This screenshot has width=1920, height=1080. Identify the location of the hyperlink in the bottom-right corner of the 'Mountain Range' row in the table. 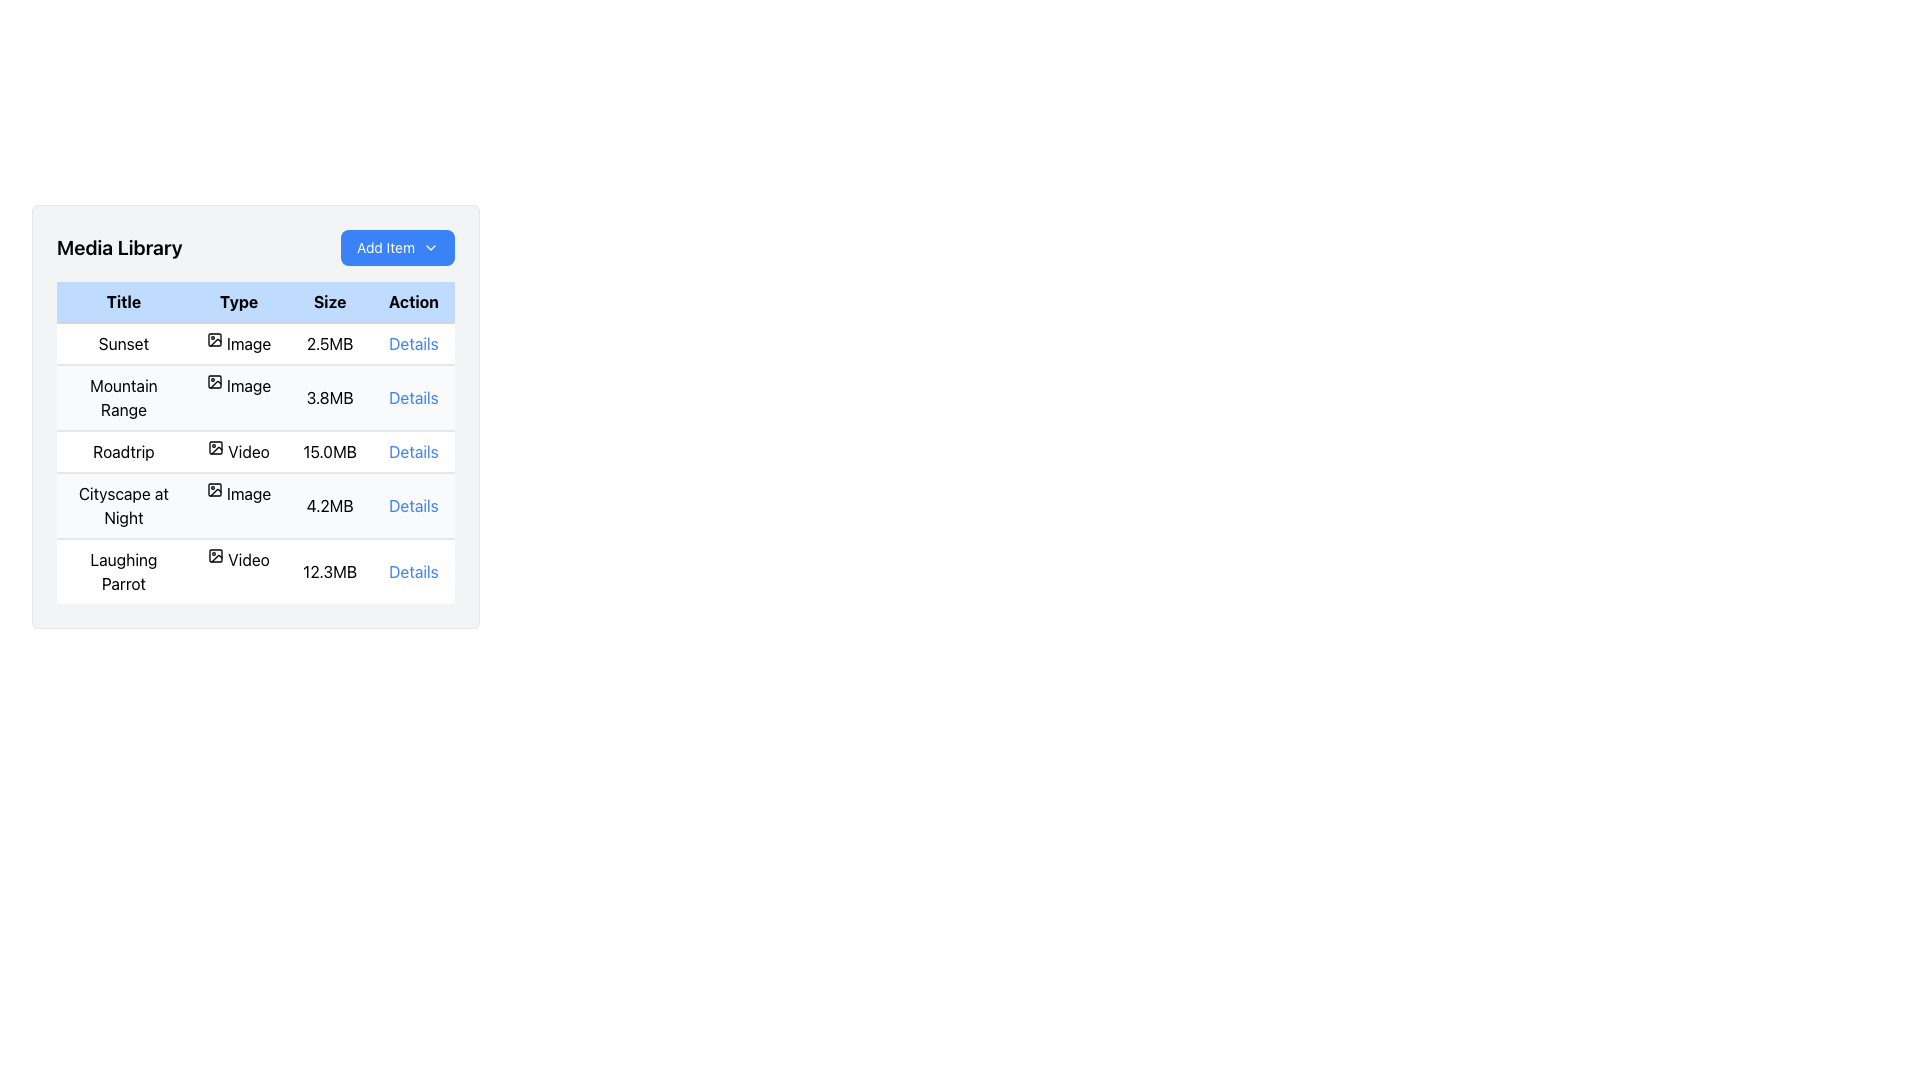
(412, 397).